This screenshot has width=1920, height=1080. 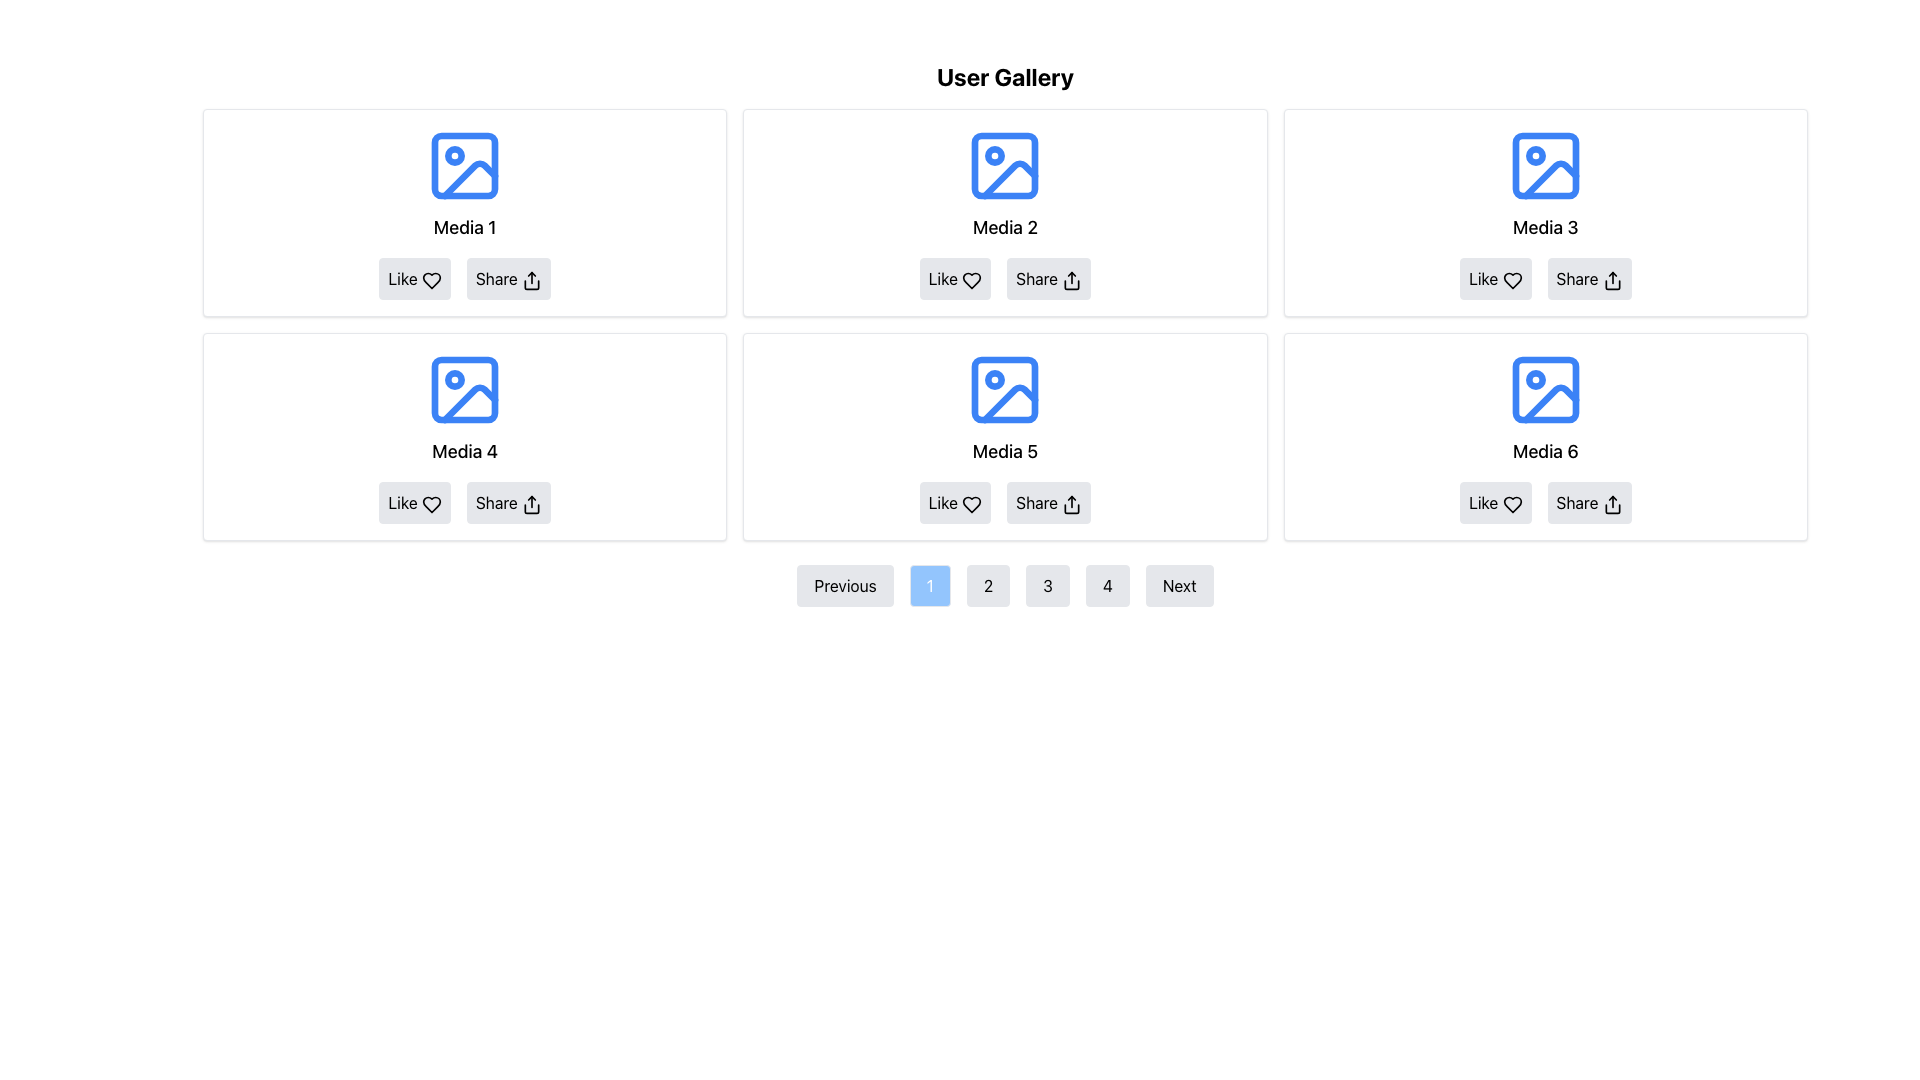 What do you see at coordinates (1048, 278) in the screenshot?
I see `the 'Share' button with a gray background and rounded border in the second media card of the gallery` at bounding box center [1048, 278].